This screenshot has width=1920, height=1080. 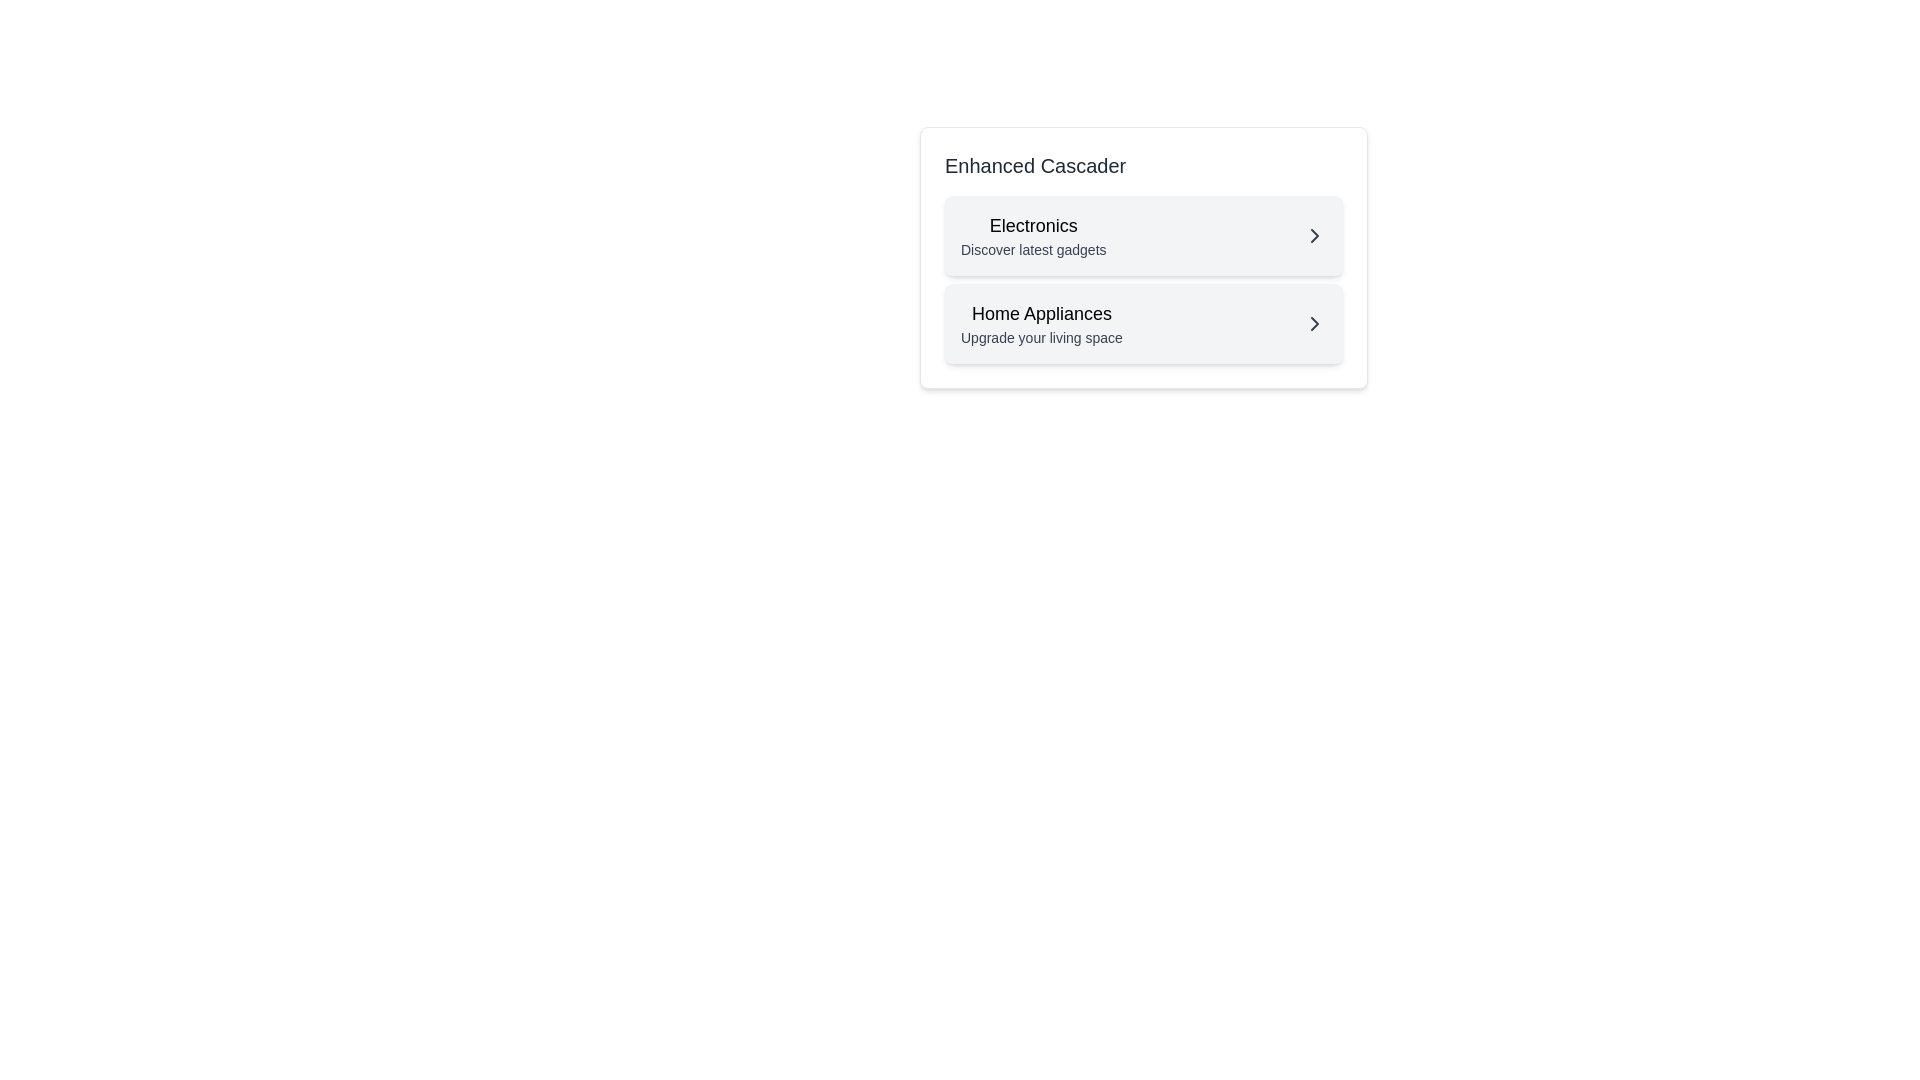 I want to click on the 'Electronics' text block located at the upper left segment of the card-like component, so click(x=1033, y=225).